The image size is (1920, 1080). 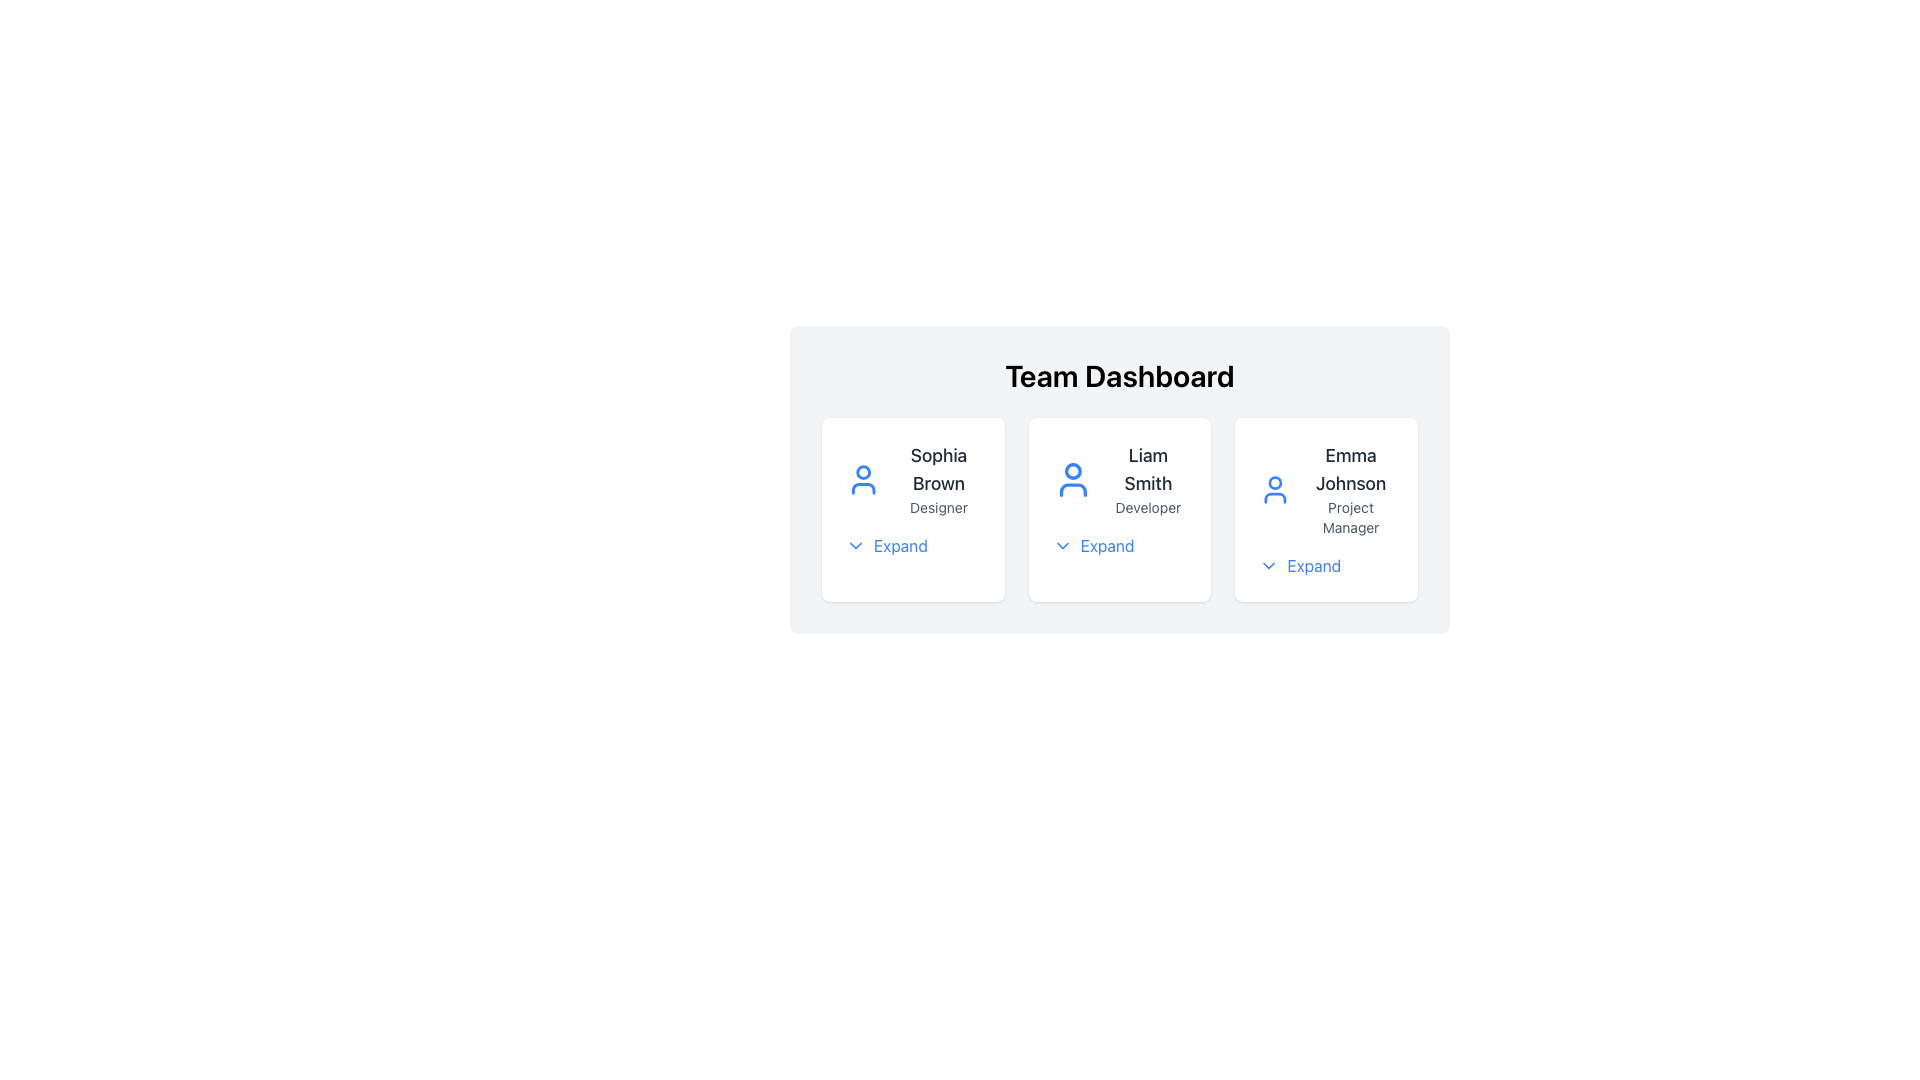 What do you see at coordinates (899, 546) in the screenshot?
I see `the text label indicator for the 'Sophia Brown' profile located in the lower-left corner of the first card under 'Team Dashboard'` at bounding box center [899, 546].